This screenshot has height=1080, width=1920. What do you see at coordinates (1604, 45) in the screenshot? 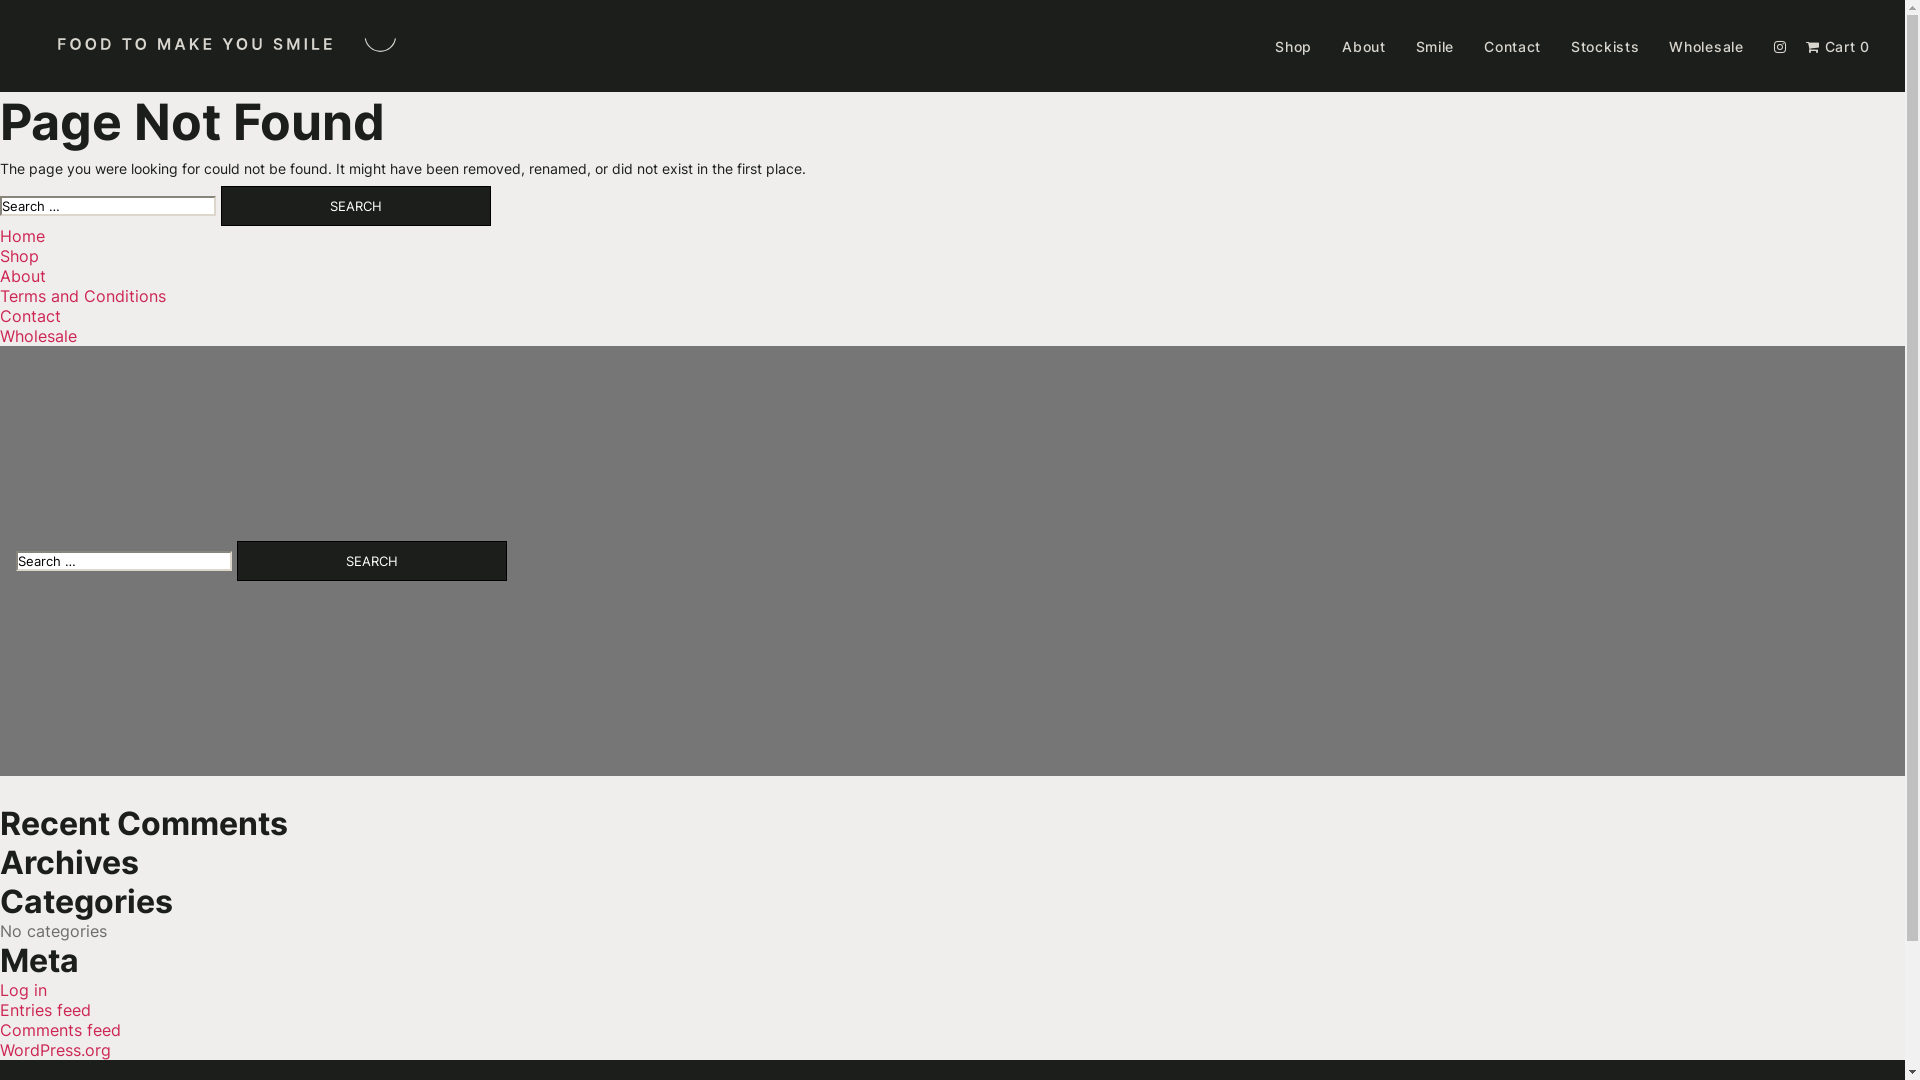
I see `'Stockists'` at bounding box center [1604, 45].